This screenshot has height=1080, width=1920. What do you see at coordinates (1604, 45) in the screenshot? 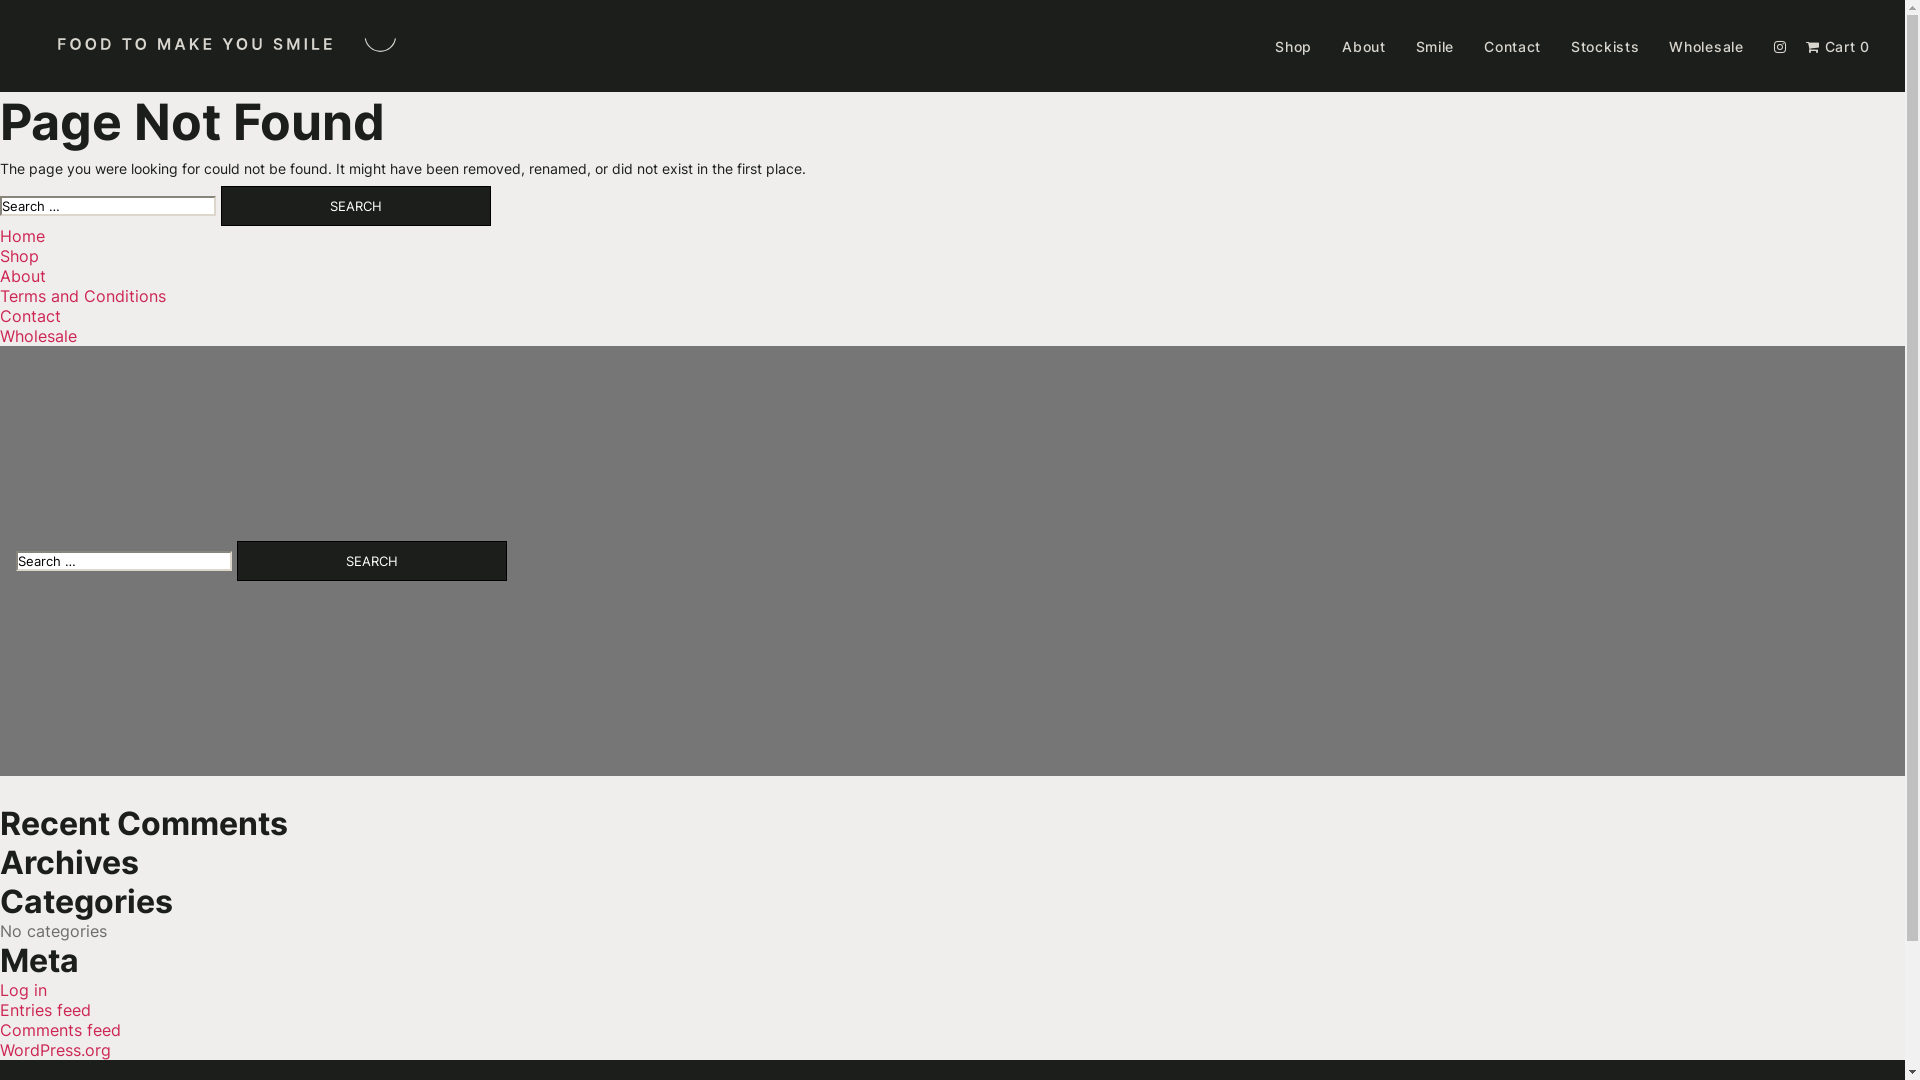
I see `'Stockists'` at bounding box center [1604, 45].